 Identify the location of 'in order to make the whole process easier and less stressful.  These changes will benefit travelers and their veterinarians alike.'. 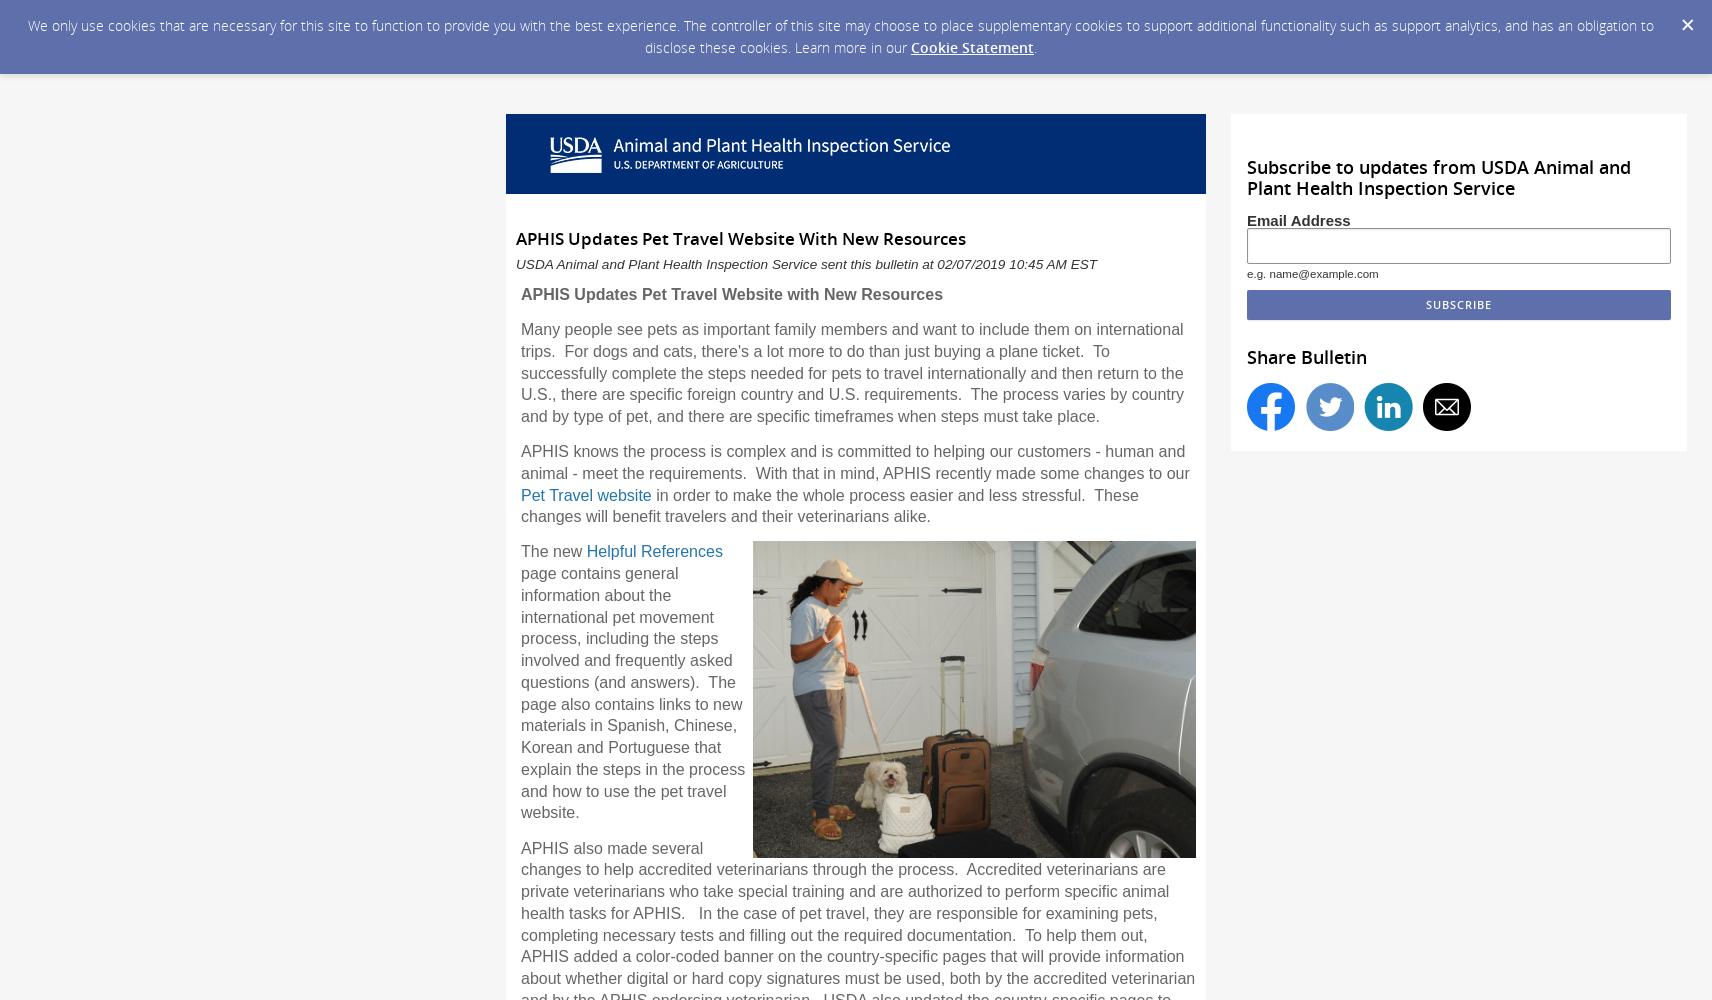
(829, 505).